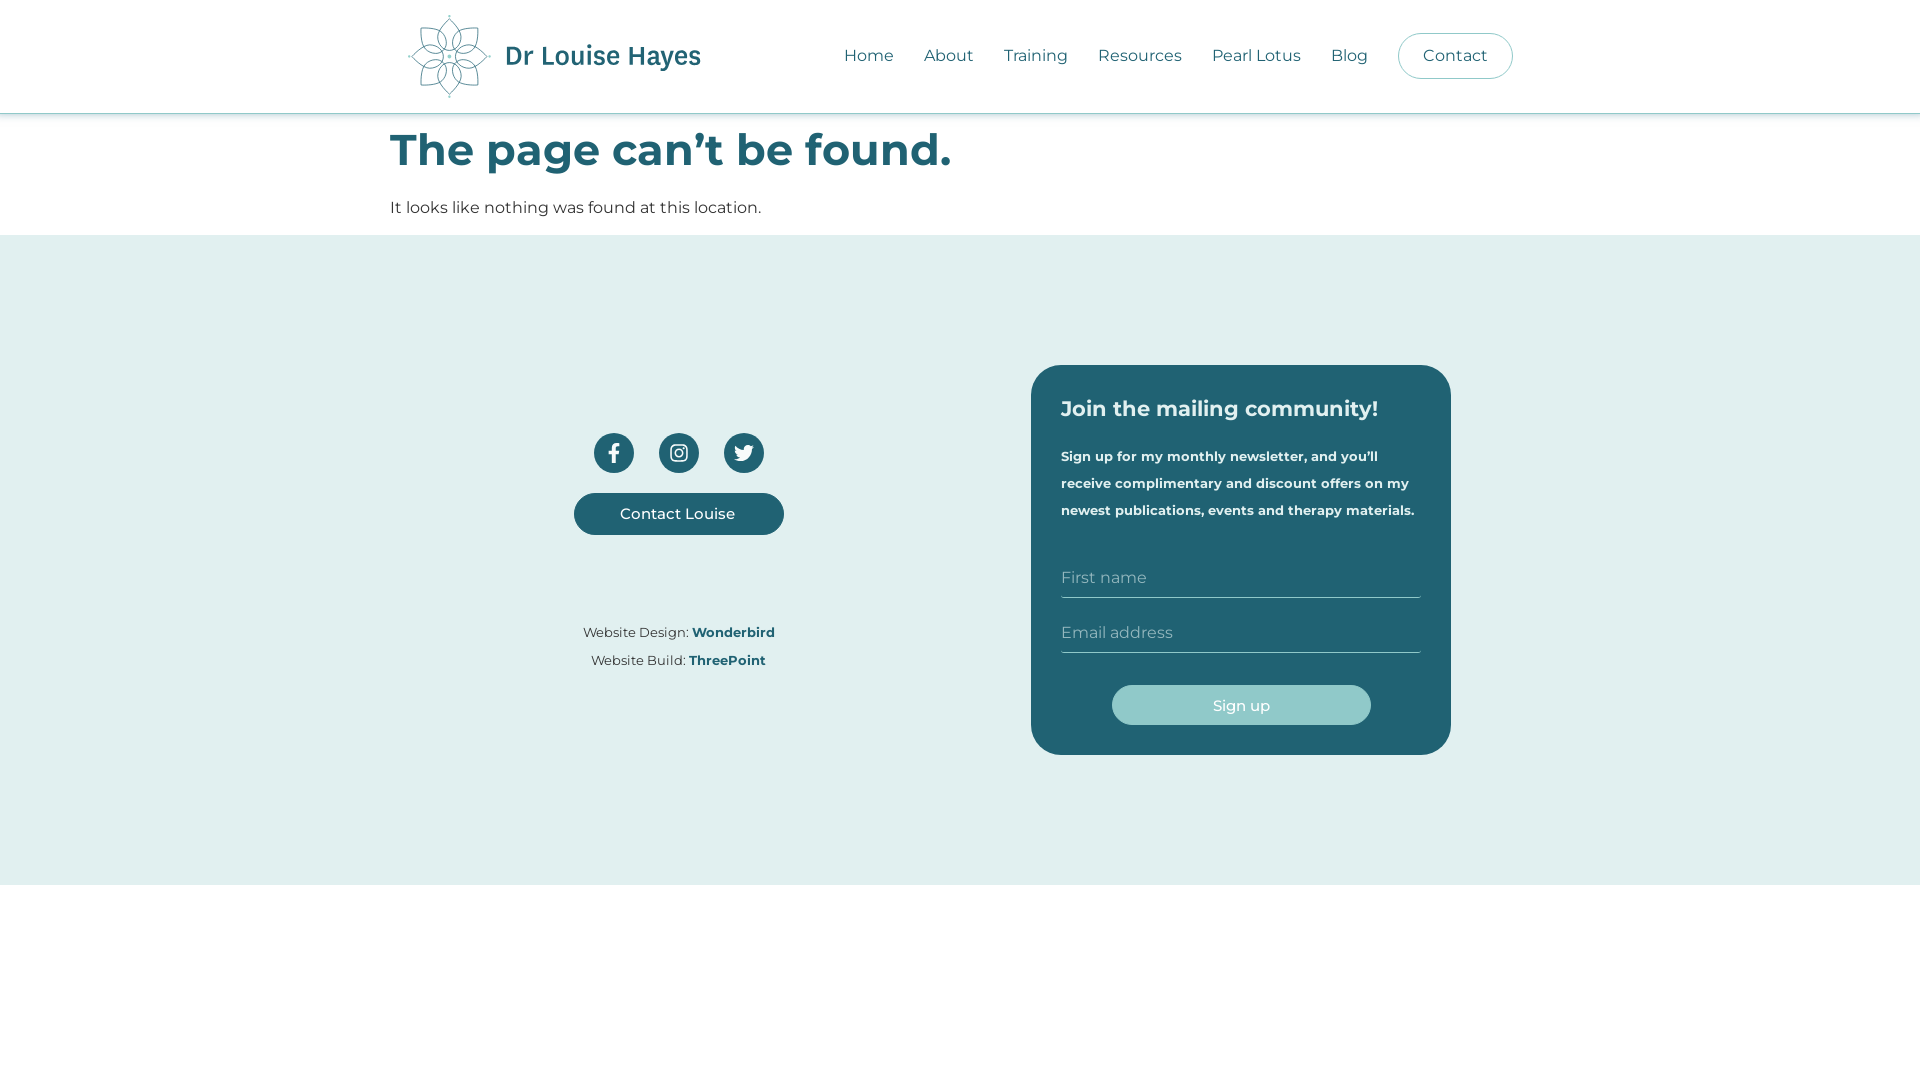  What do you see at coordinates (726, 660) in the screenshot?
I see `'ThreePoint'` at bounding box center [726, 660].